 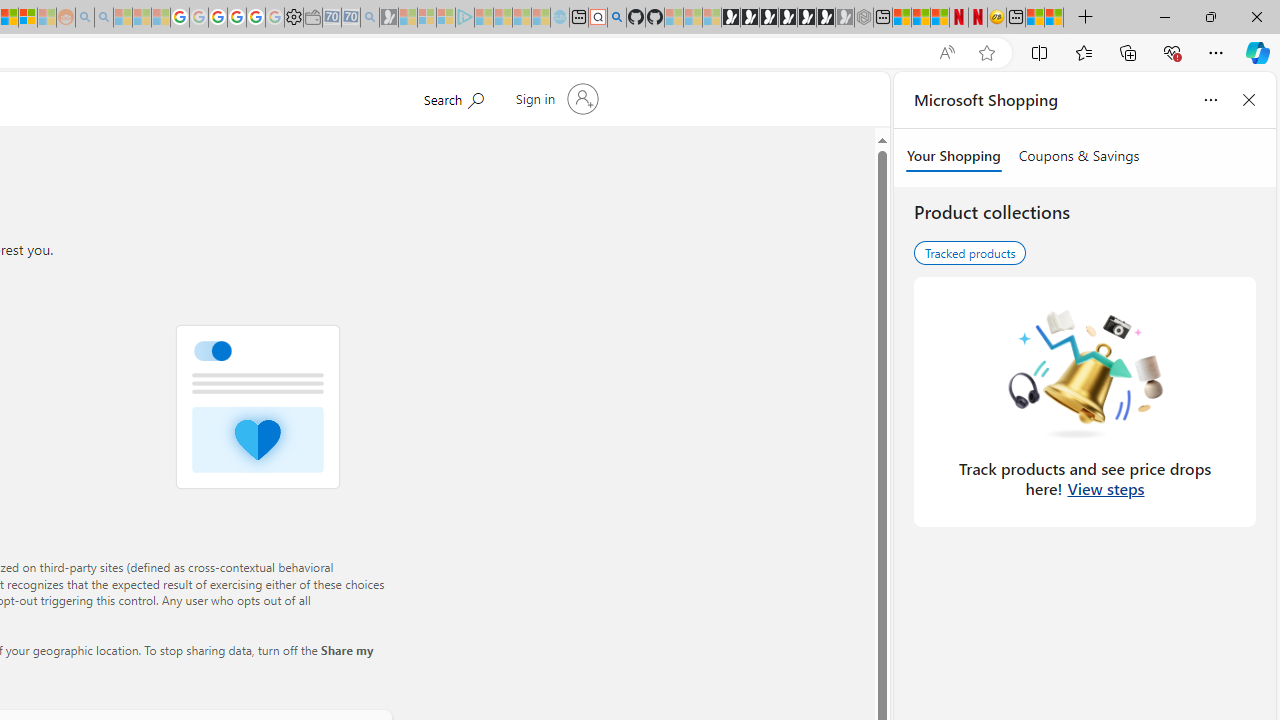 What do you see at coordinates (389, 17) in the screenshot?
I see `'Microsoft Start Gaming - Sleeping'` at bounding box center [389, 17].